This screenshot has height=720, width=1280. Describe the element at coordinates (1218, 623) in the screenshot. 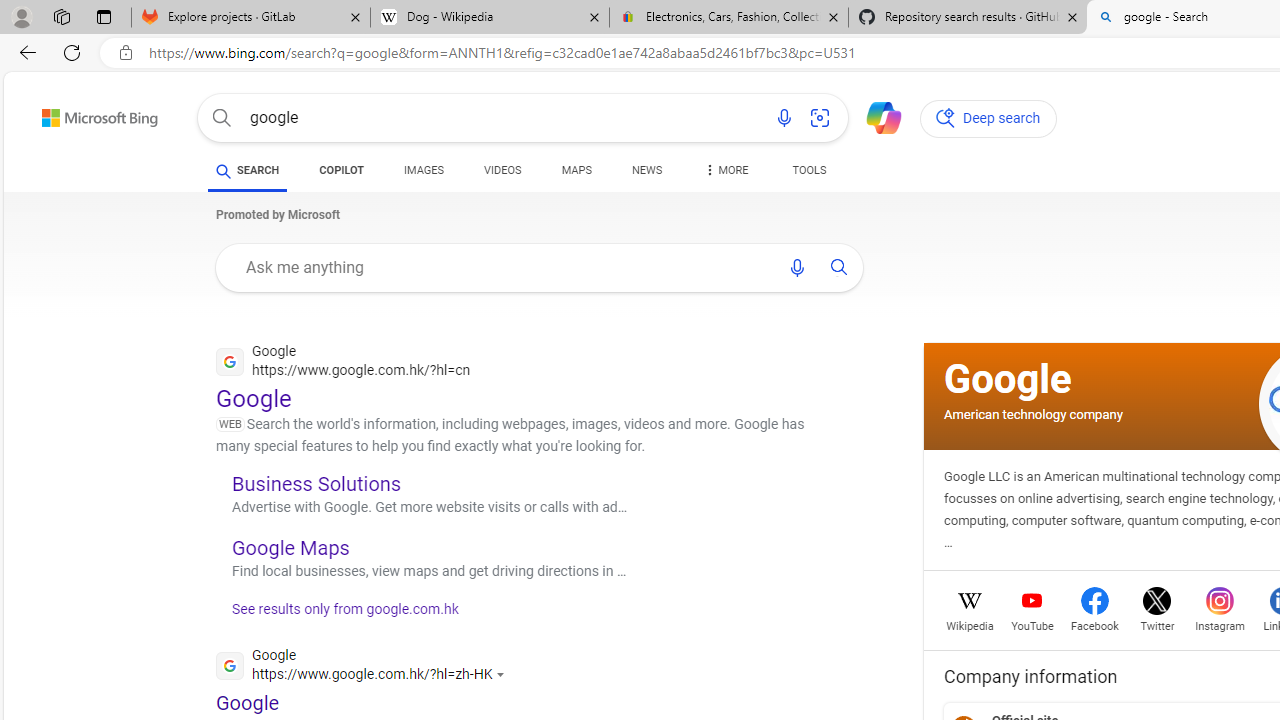

I see `'Instagram'` at that location.